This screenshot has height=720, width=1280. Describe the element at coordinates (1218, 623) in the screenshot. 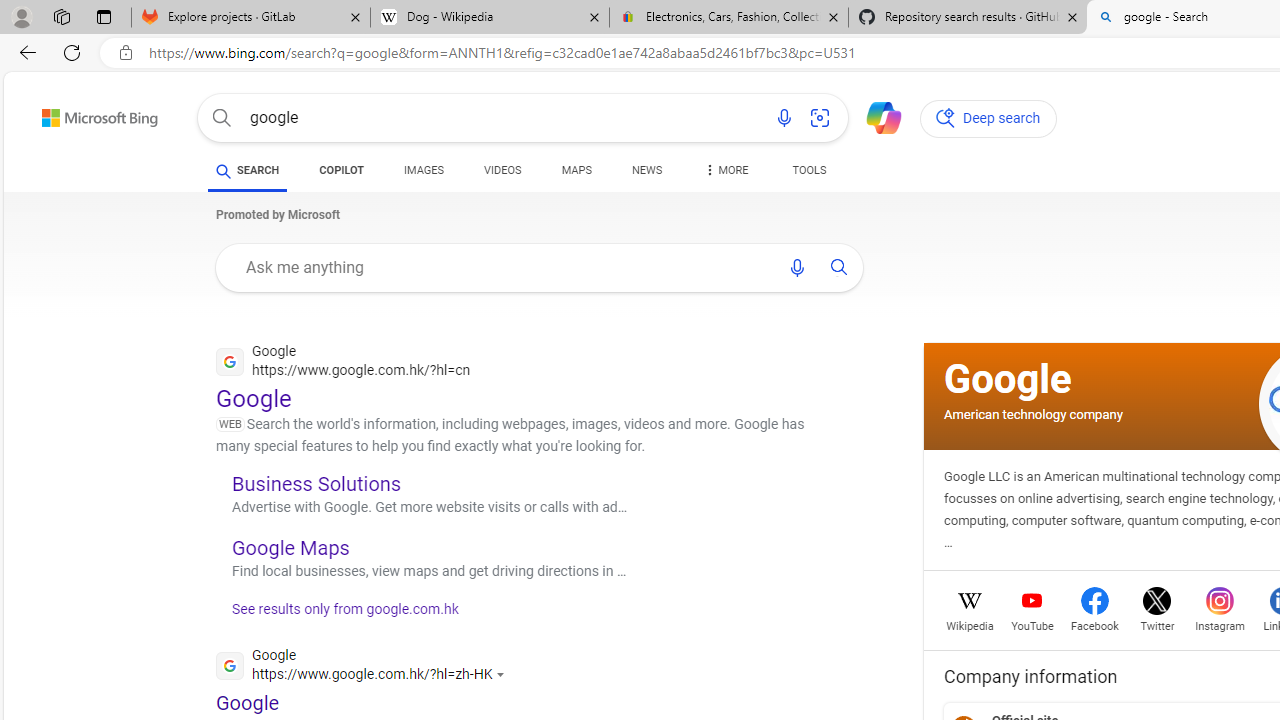

I see `'Instagram'` at that location.